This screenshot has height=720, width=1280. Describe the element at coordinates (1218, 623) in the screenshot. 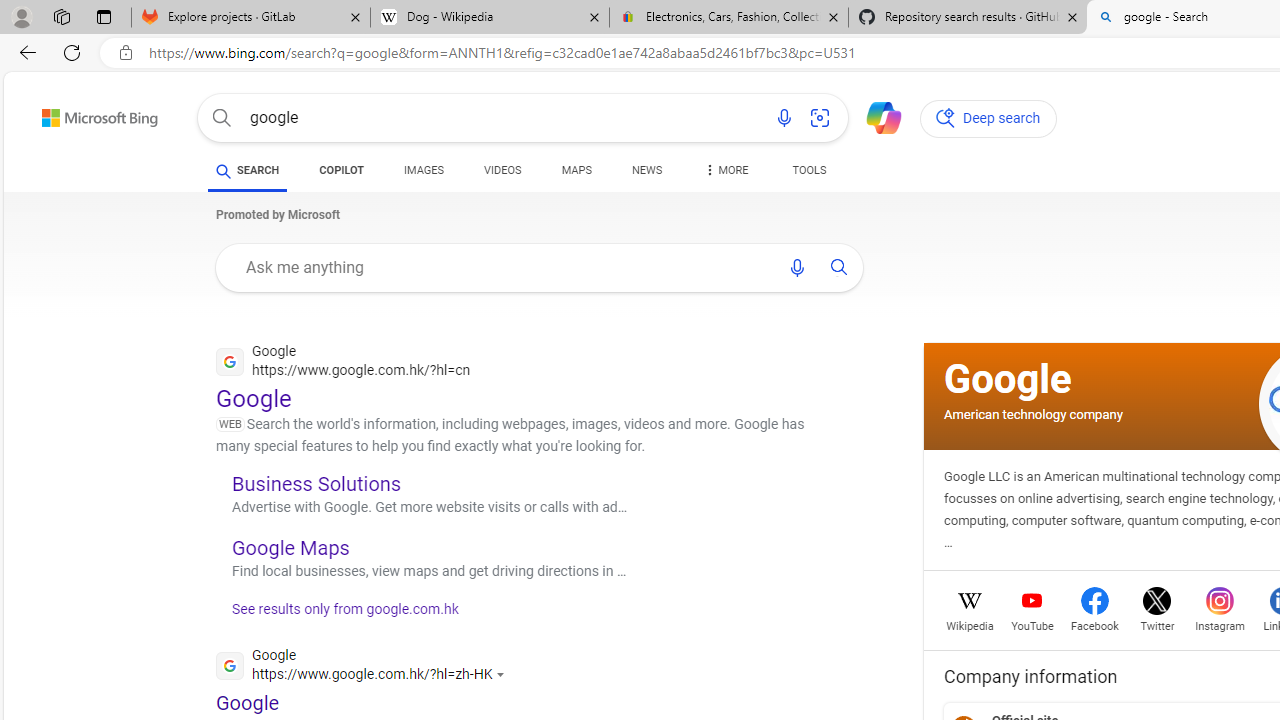

I see `'Instagram'` at that location.